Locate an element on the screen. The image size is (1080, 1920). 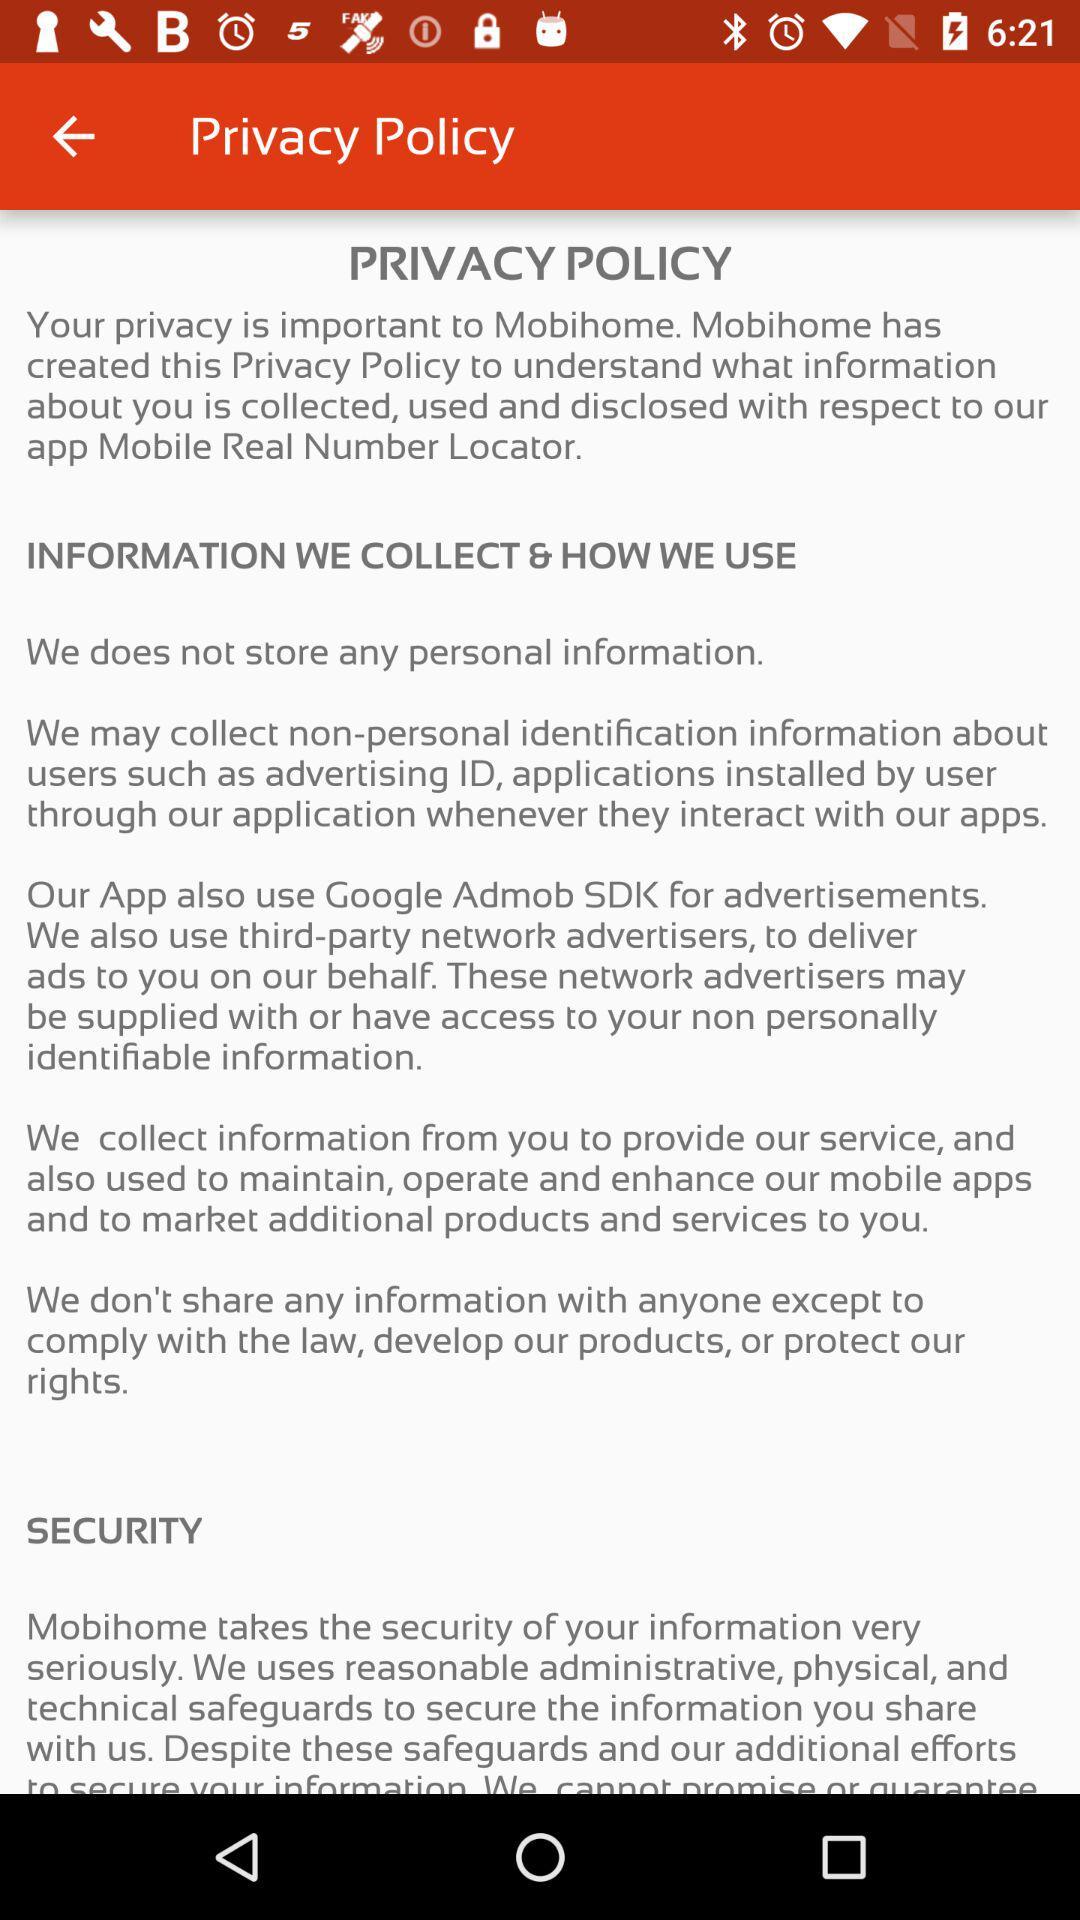
the icon above your privacy is icon is located at coordinates (72, 135).